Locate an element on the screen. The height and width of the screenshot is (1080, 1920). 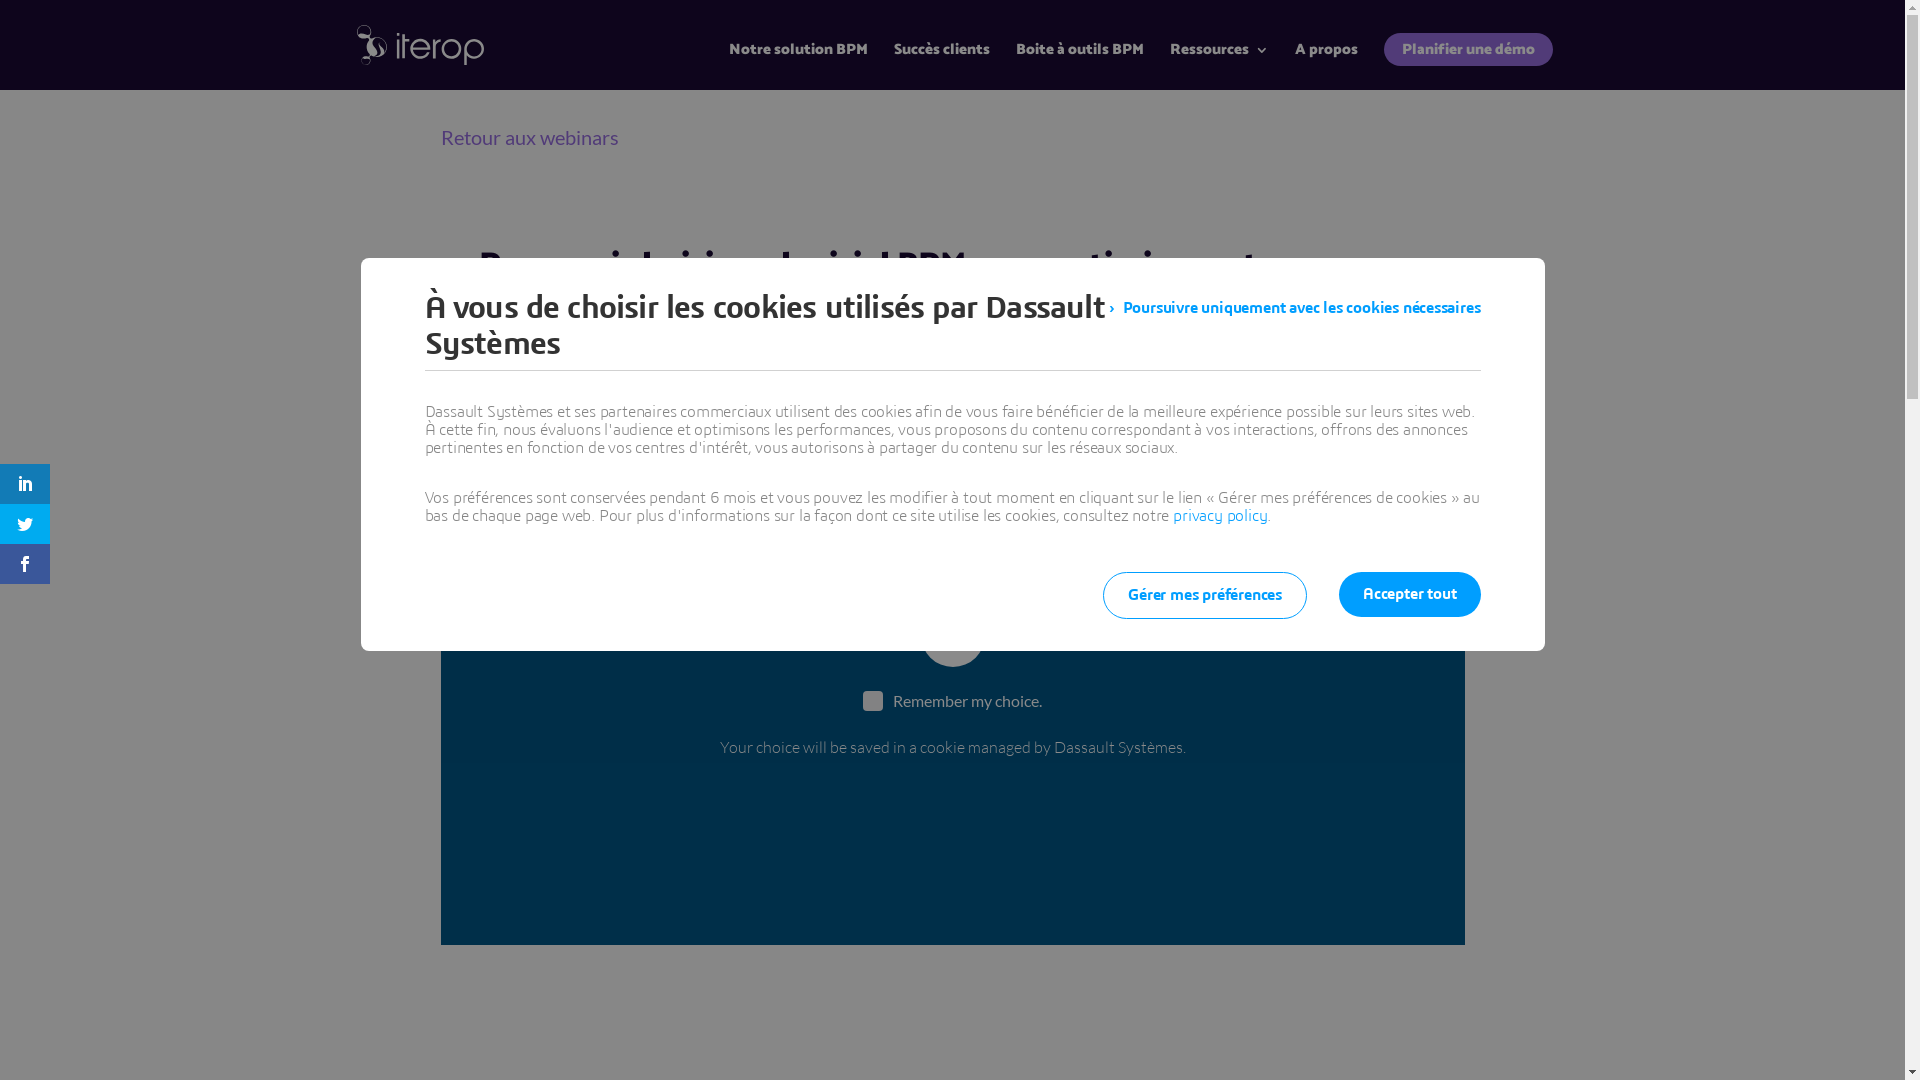
'A propos' is located at coordinates (1325, 65).